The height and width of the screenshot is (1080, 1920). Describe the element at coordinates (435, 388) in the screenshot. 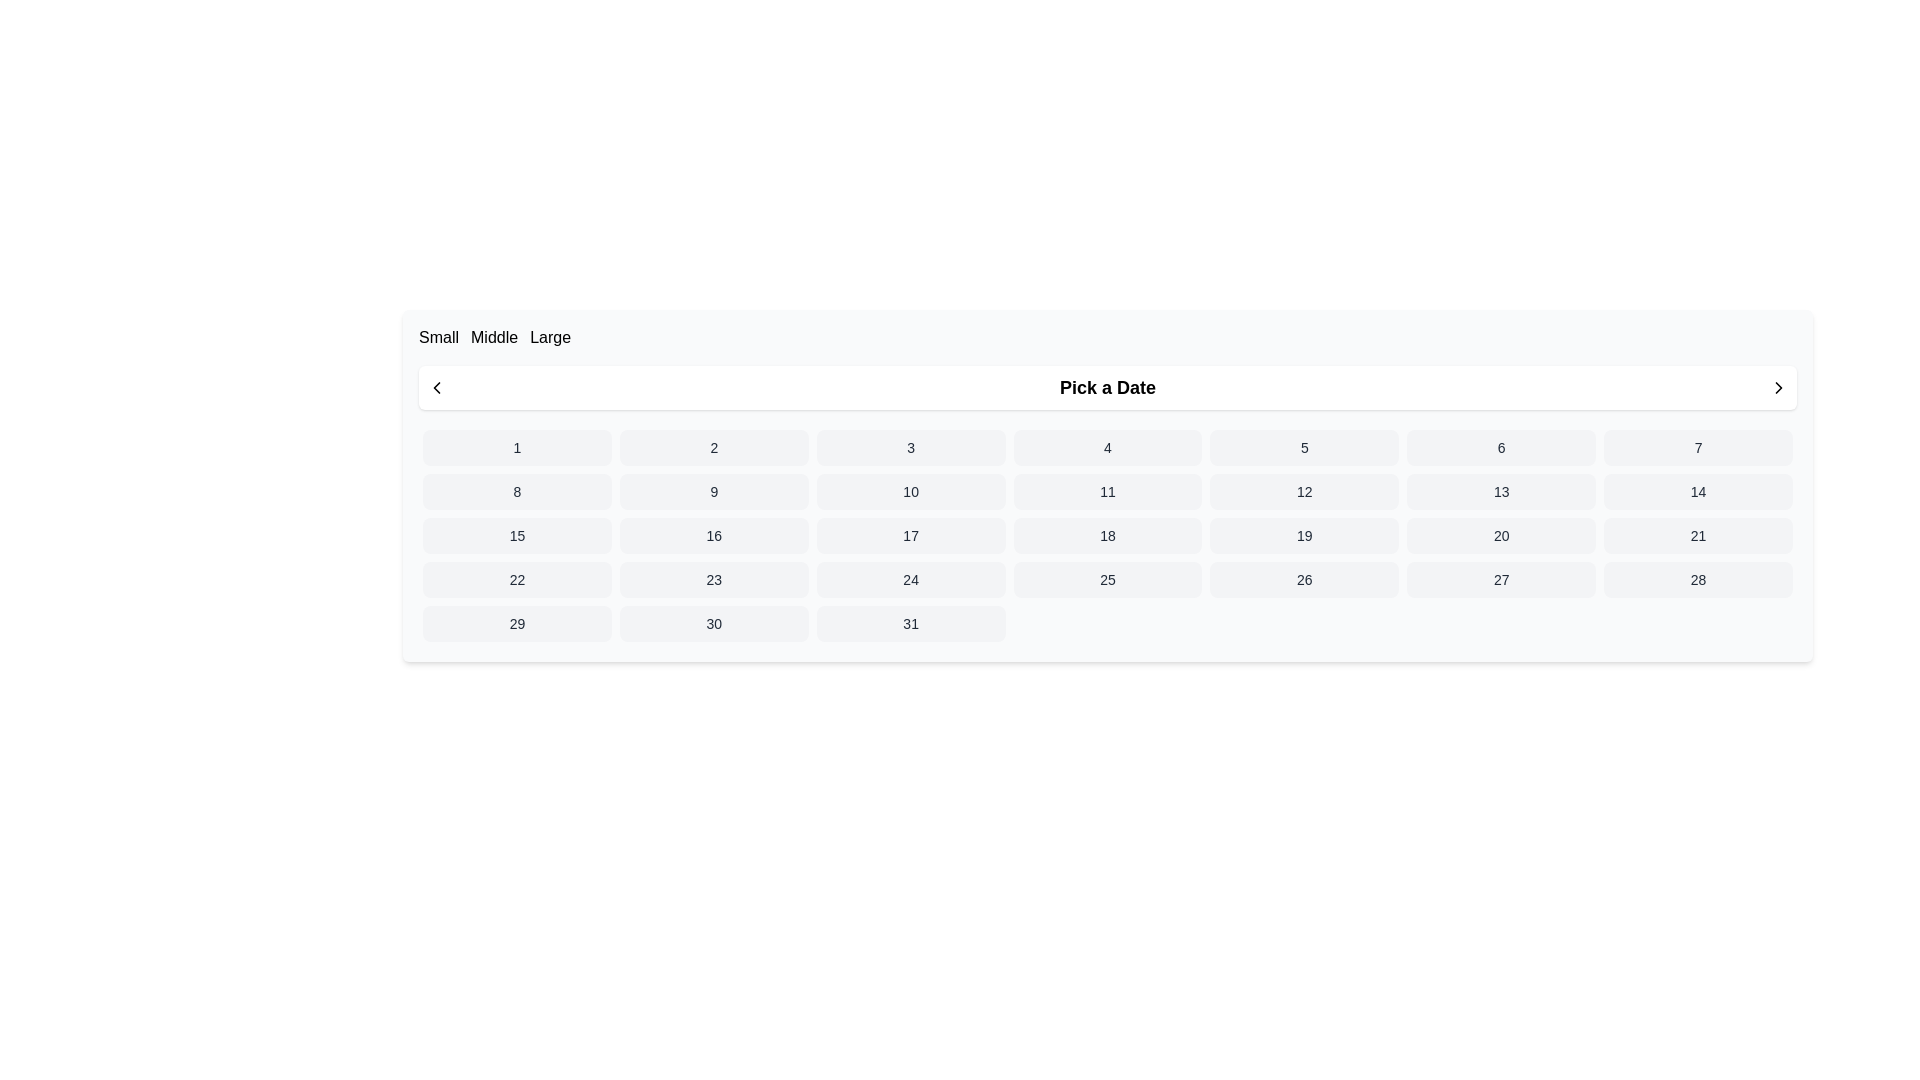

I see `the chevron icon located in the header area of the date selection modal to activate hover effects` at that location.